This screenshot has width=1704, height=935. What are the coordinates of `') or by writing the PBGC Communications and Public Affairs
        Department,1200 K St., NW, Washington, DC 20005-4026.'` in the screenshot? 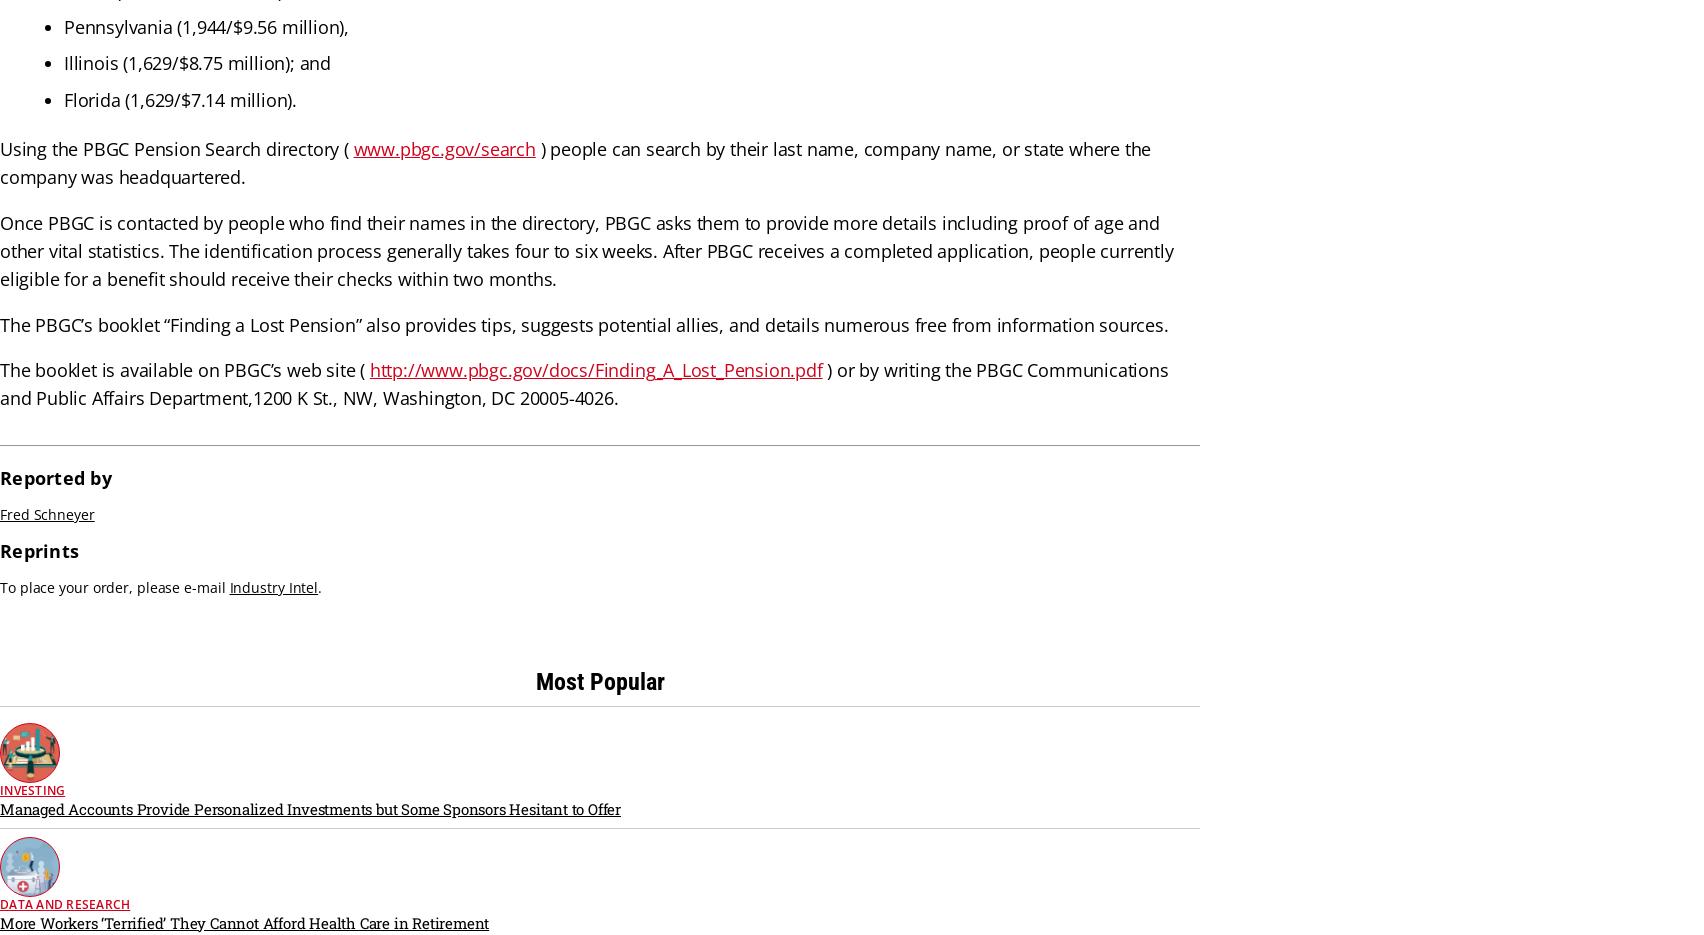 It's located at (583, 384).